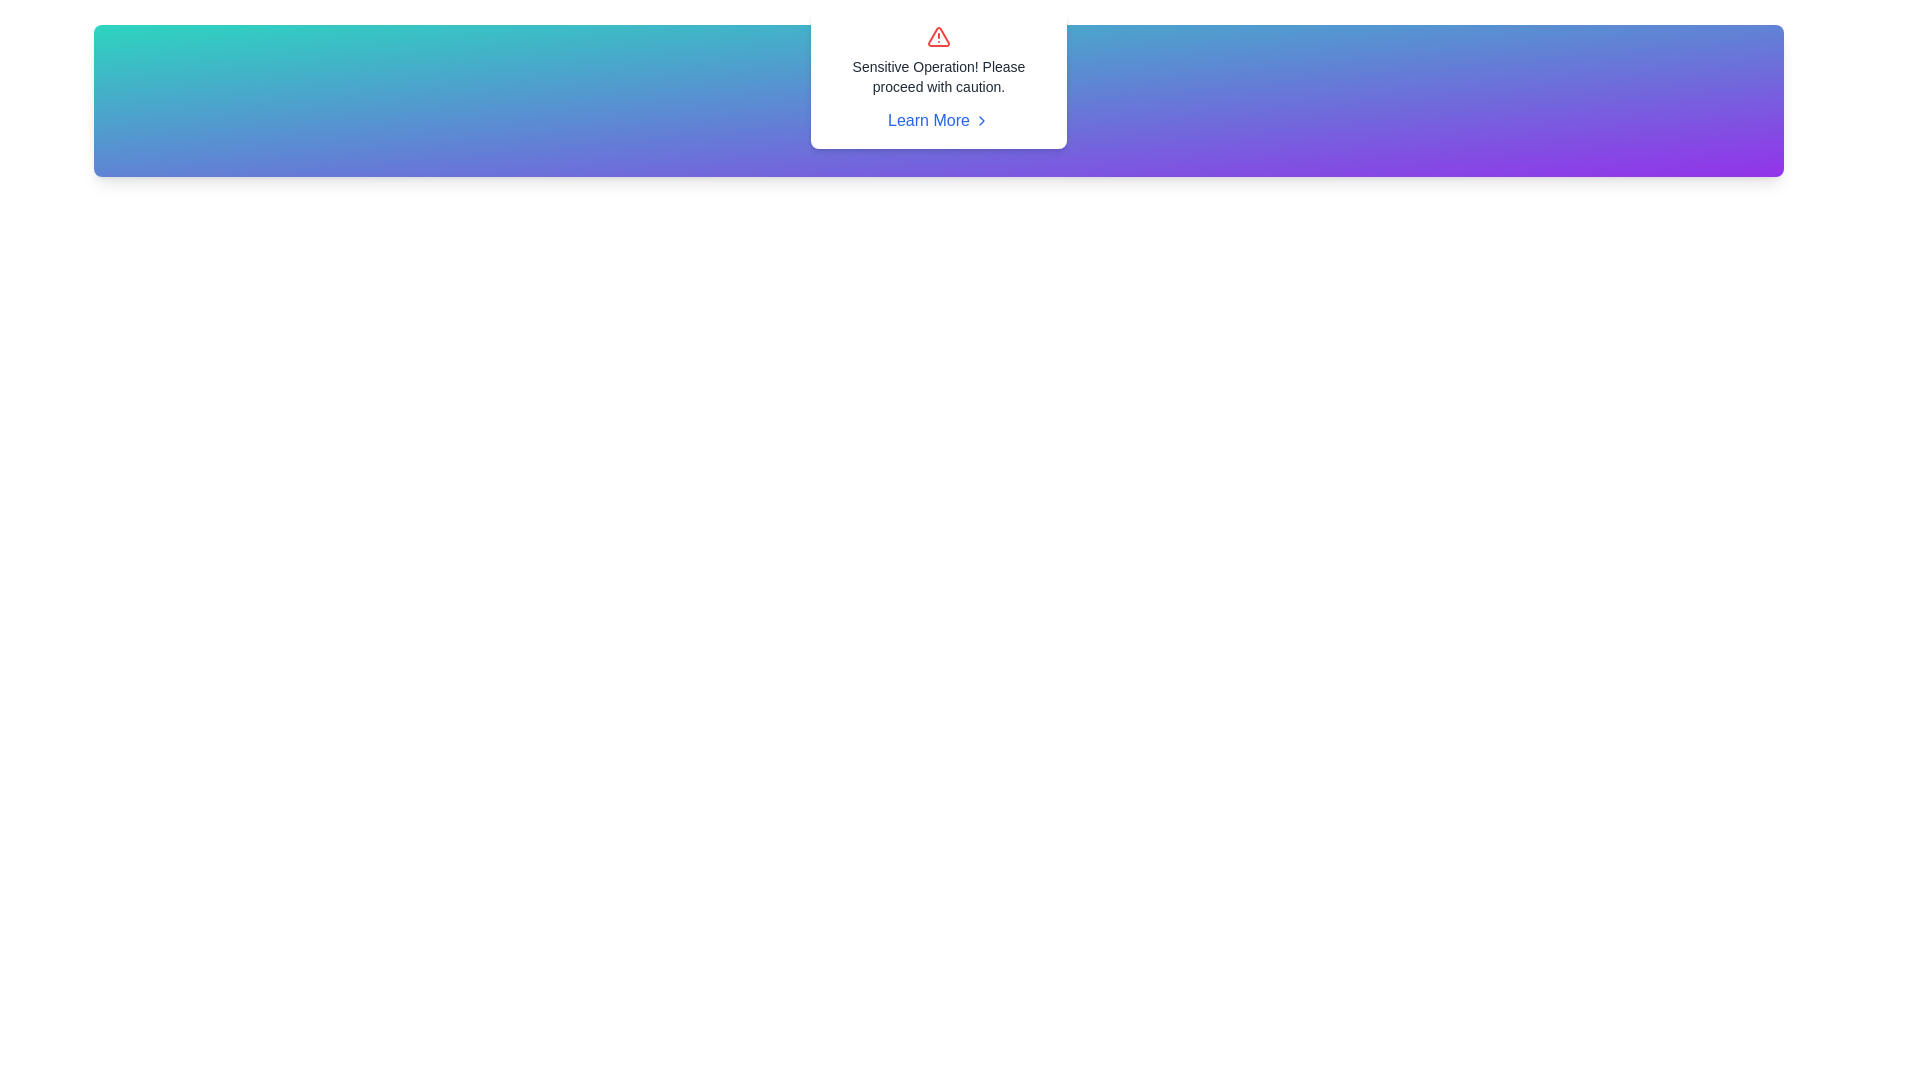 This screenshot has width=1920, height=1080. Describe the element at coordinates (981, 120) in the screenshot. I see `the small, right-pointing chevron-shaped icon adjacent to the 'Learn More' text, which is part of an interactive link component` at that location.